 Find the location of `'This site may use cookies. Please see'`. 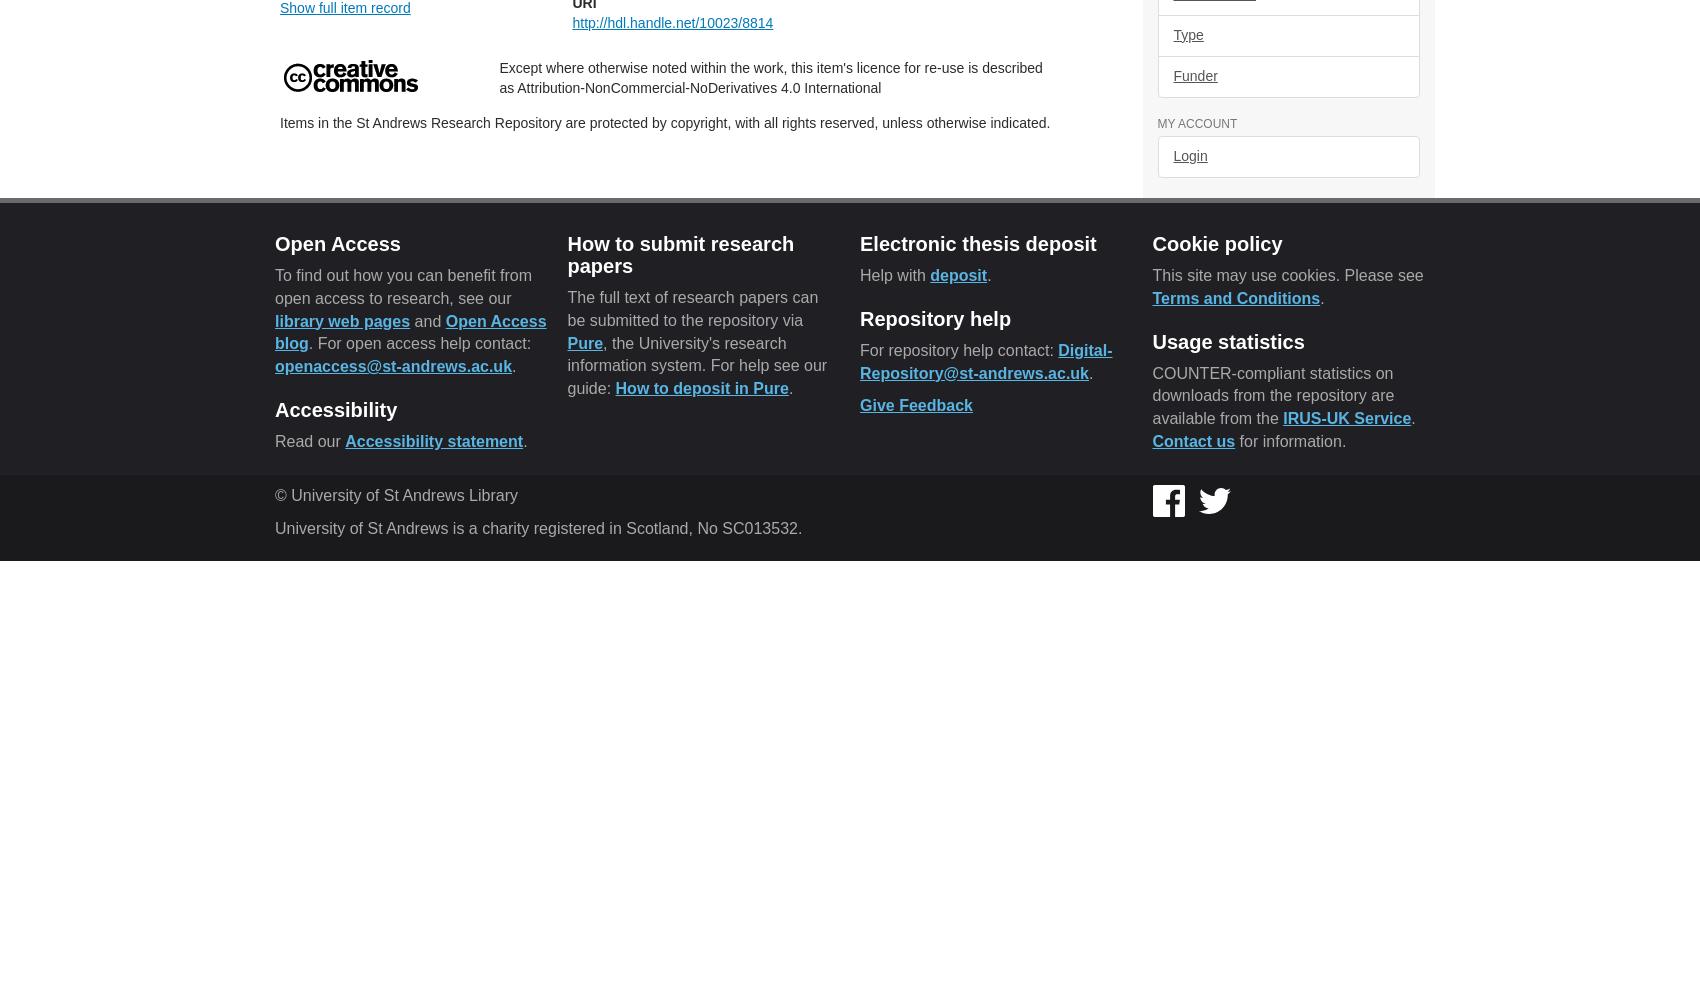

'This site may use cookies. Please see' is located at coordinates (1287, 274).